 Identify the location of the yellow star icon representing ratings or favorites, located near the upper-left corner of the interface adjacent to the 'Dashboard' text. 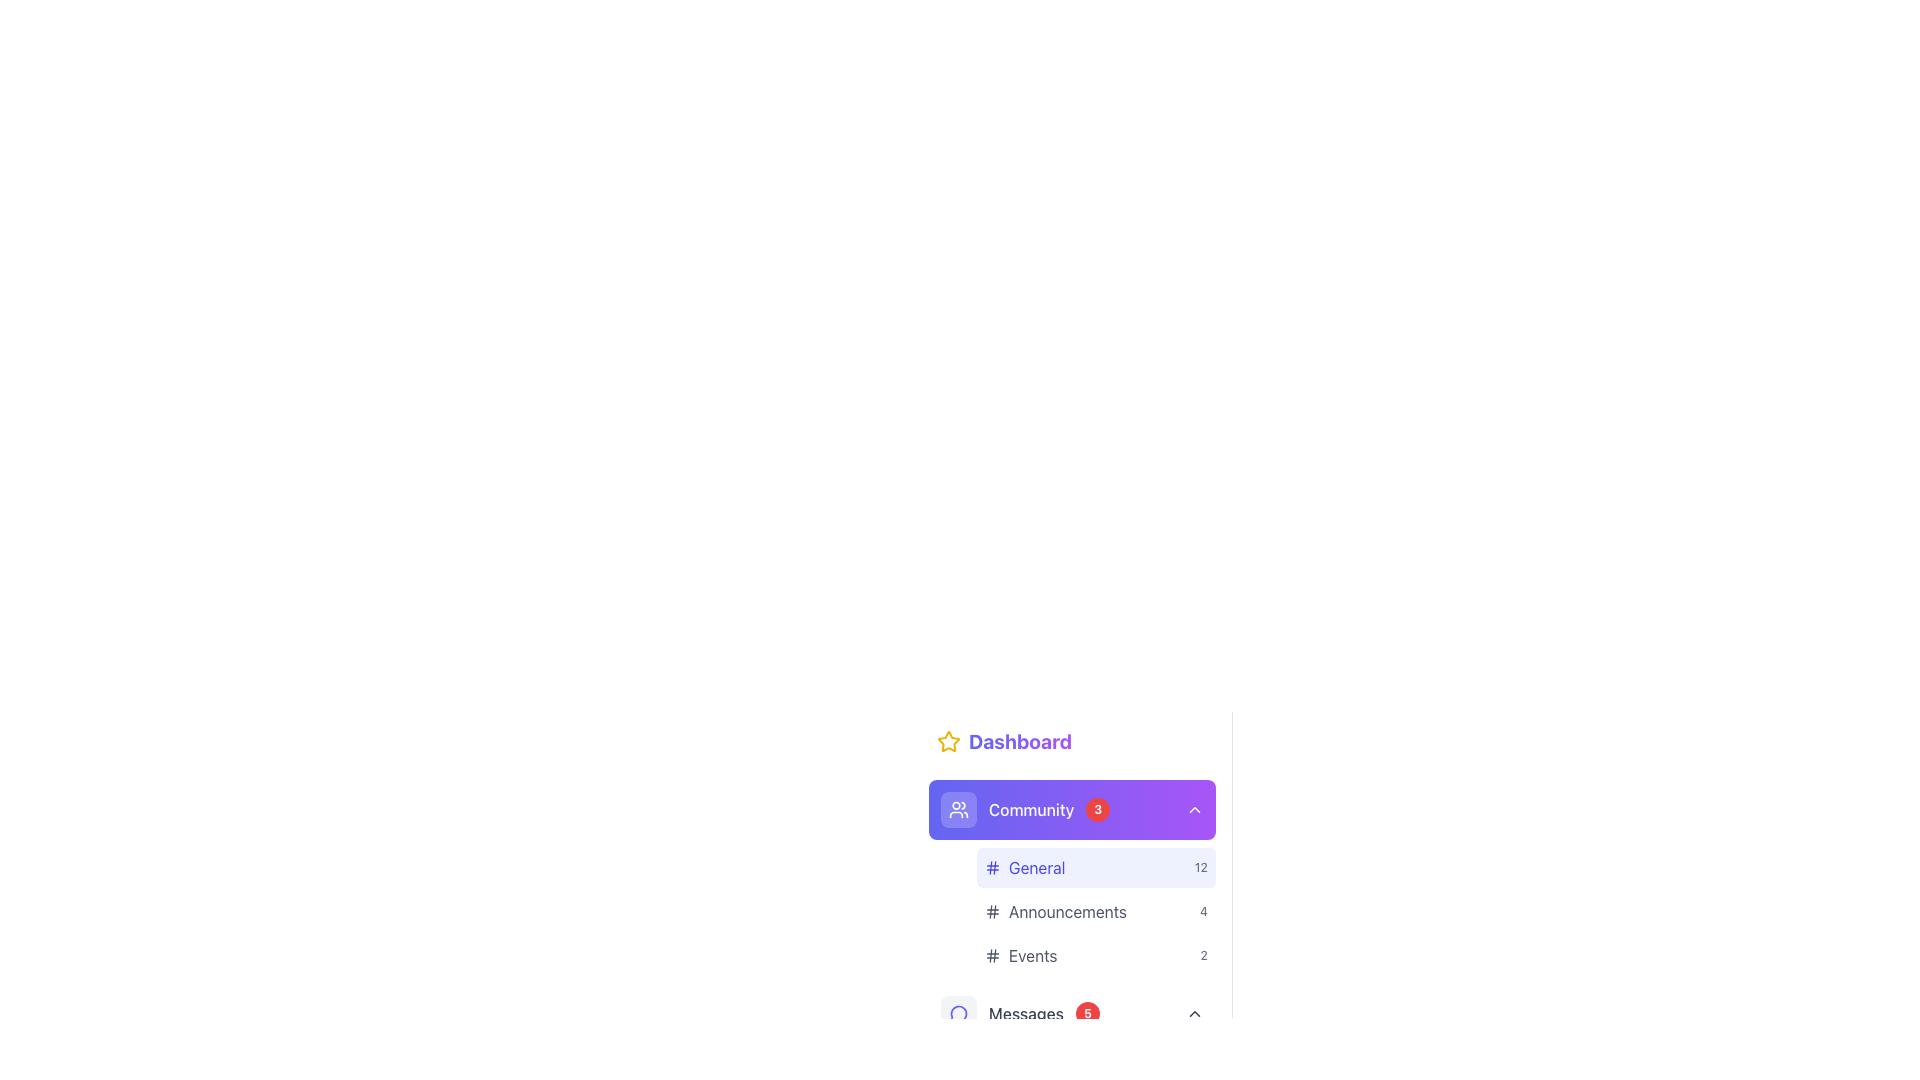
(948, 741).